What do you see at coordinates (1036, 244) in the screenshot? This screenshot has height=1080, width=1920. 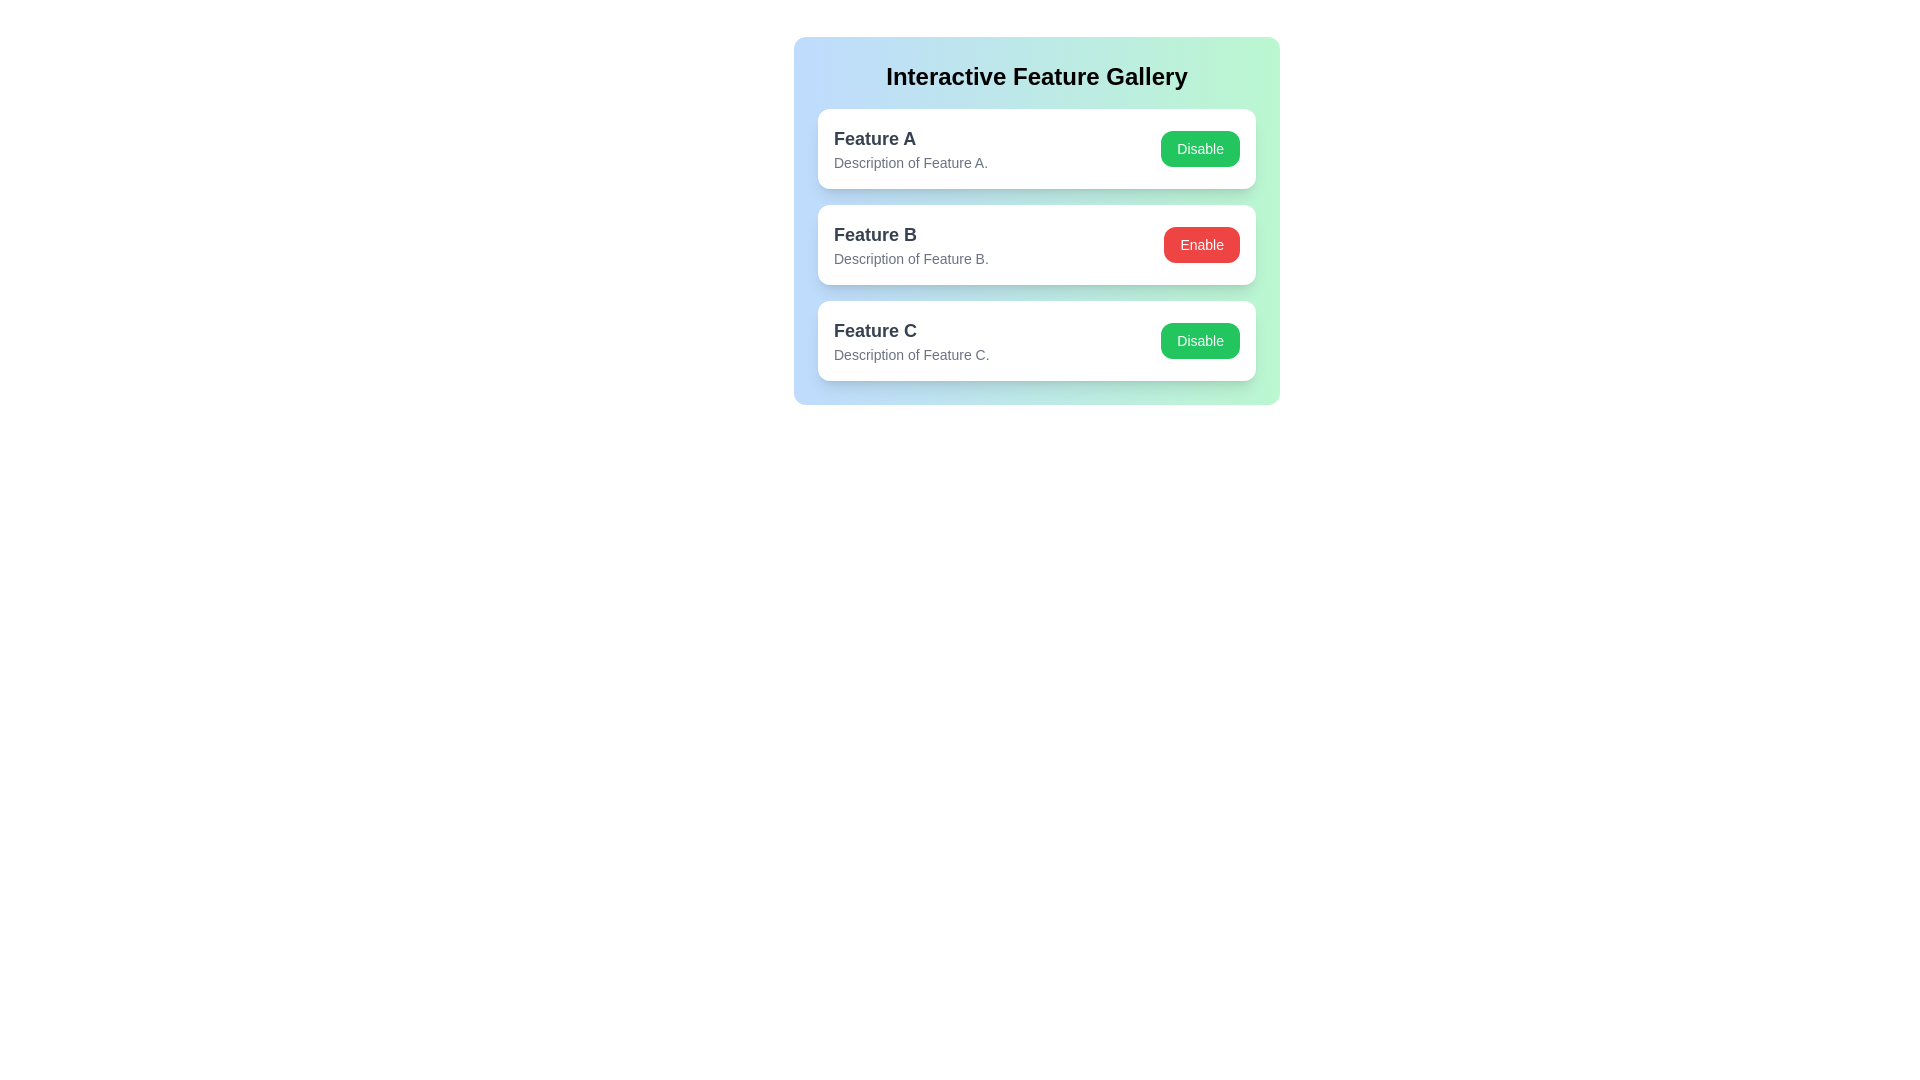 I see `the feature Feature B to observe the hover effect` at bounding box center [1036, 244].